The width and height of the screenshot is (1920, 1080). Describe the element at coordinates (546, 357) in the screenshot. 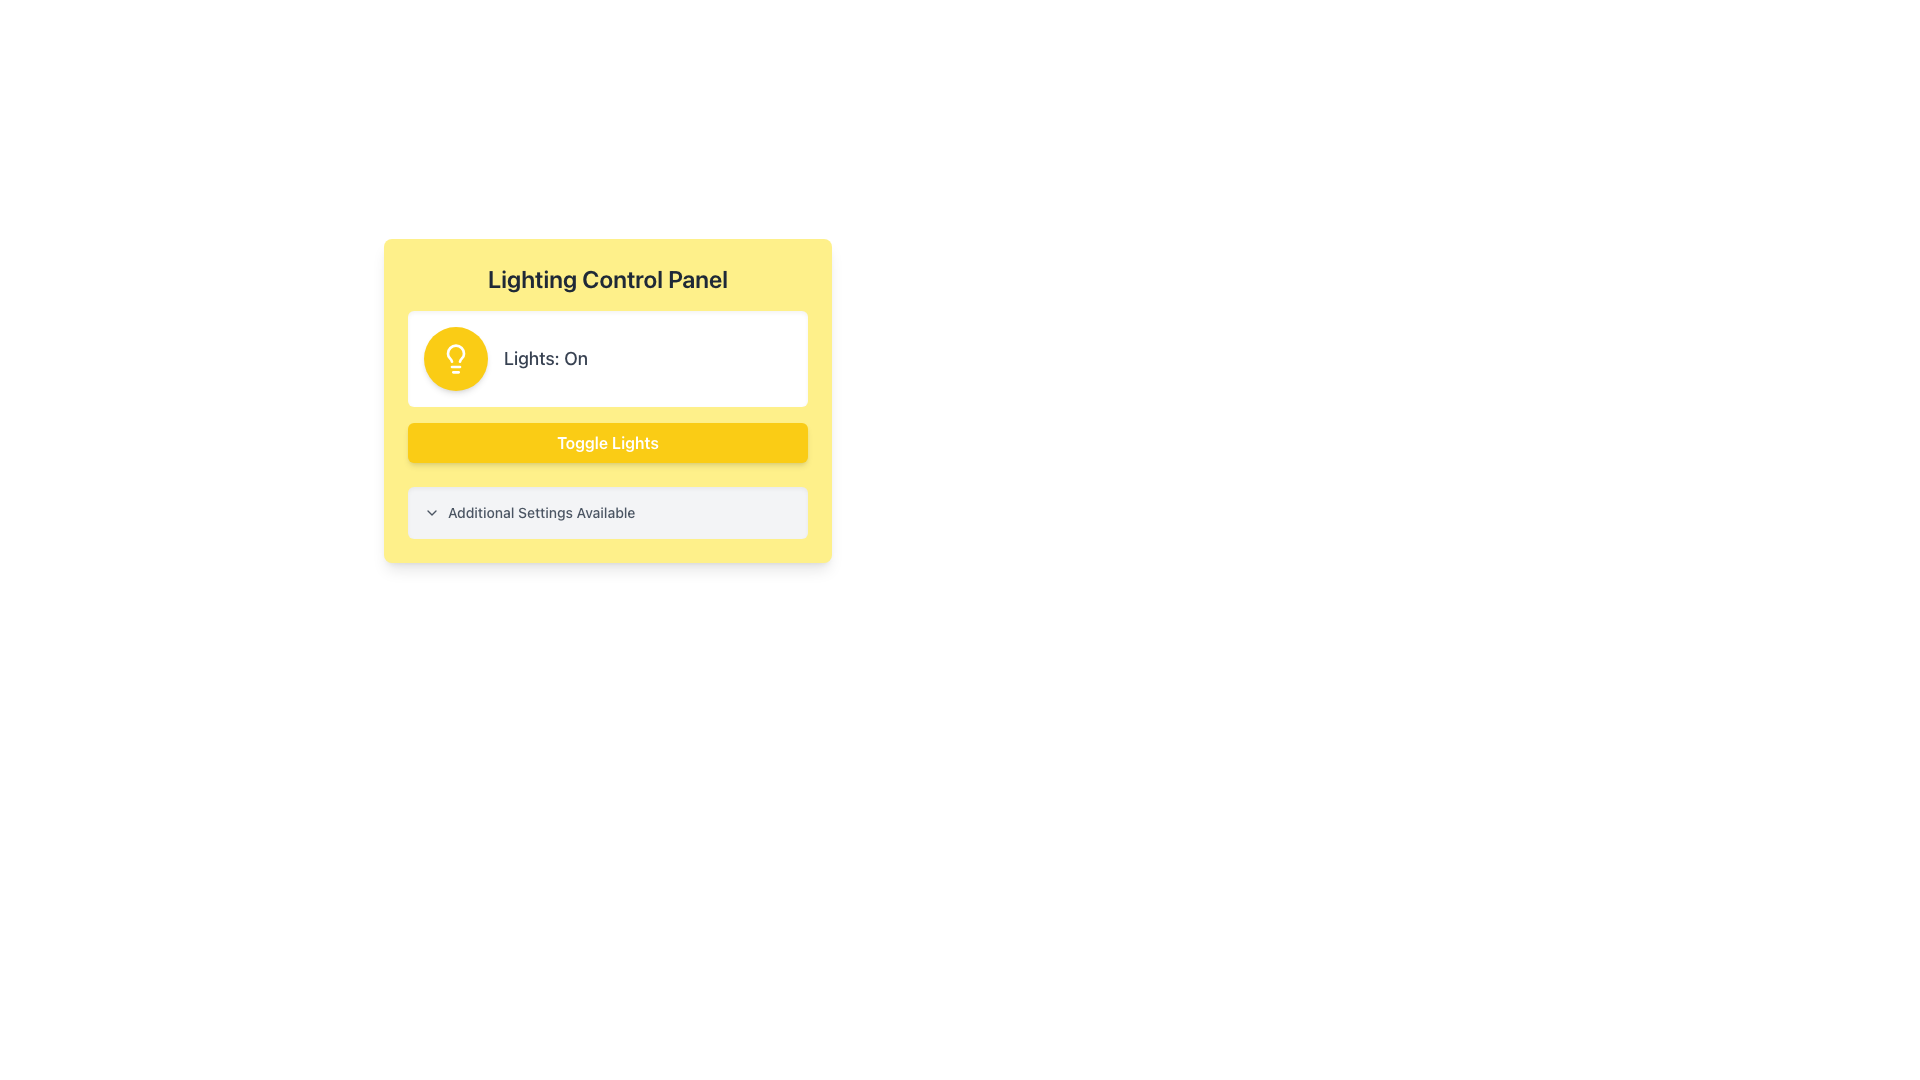

I see `the text label that indicates the current state of the lights ('On') located within the white rounded rectangle in the 'Lighting Control Panel', positioned to the right of a circular yellow icon with a lightbulb graphic` at that location.